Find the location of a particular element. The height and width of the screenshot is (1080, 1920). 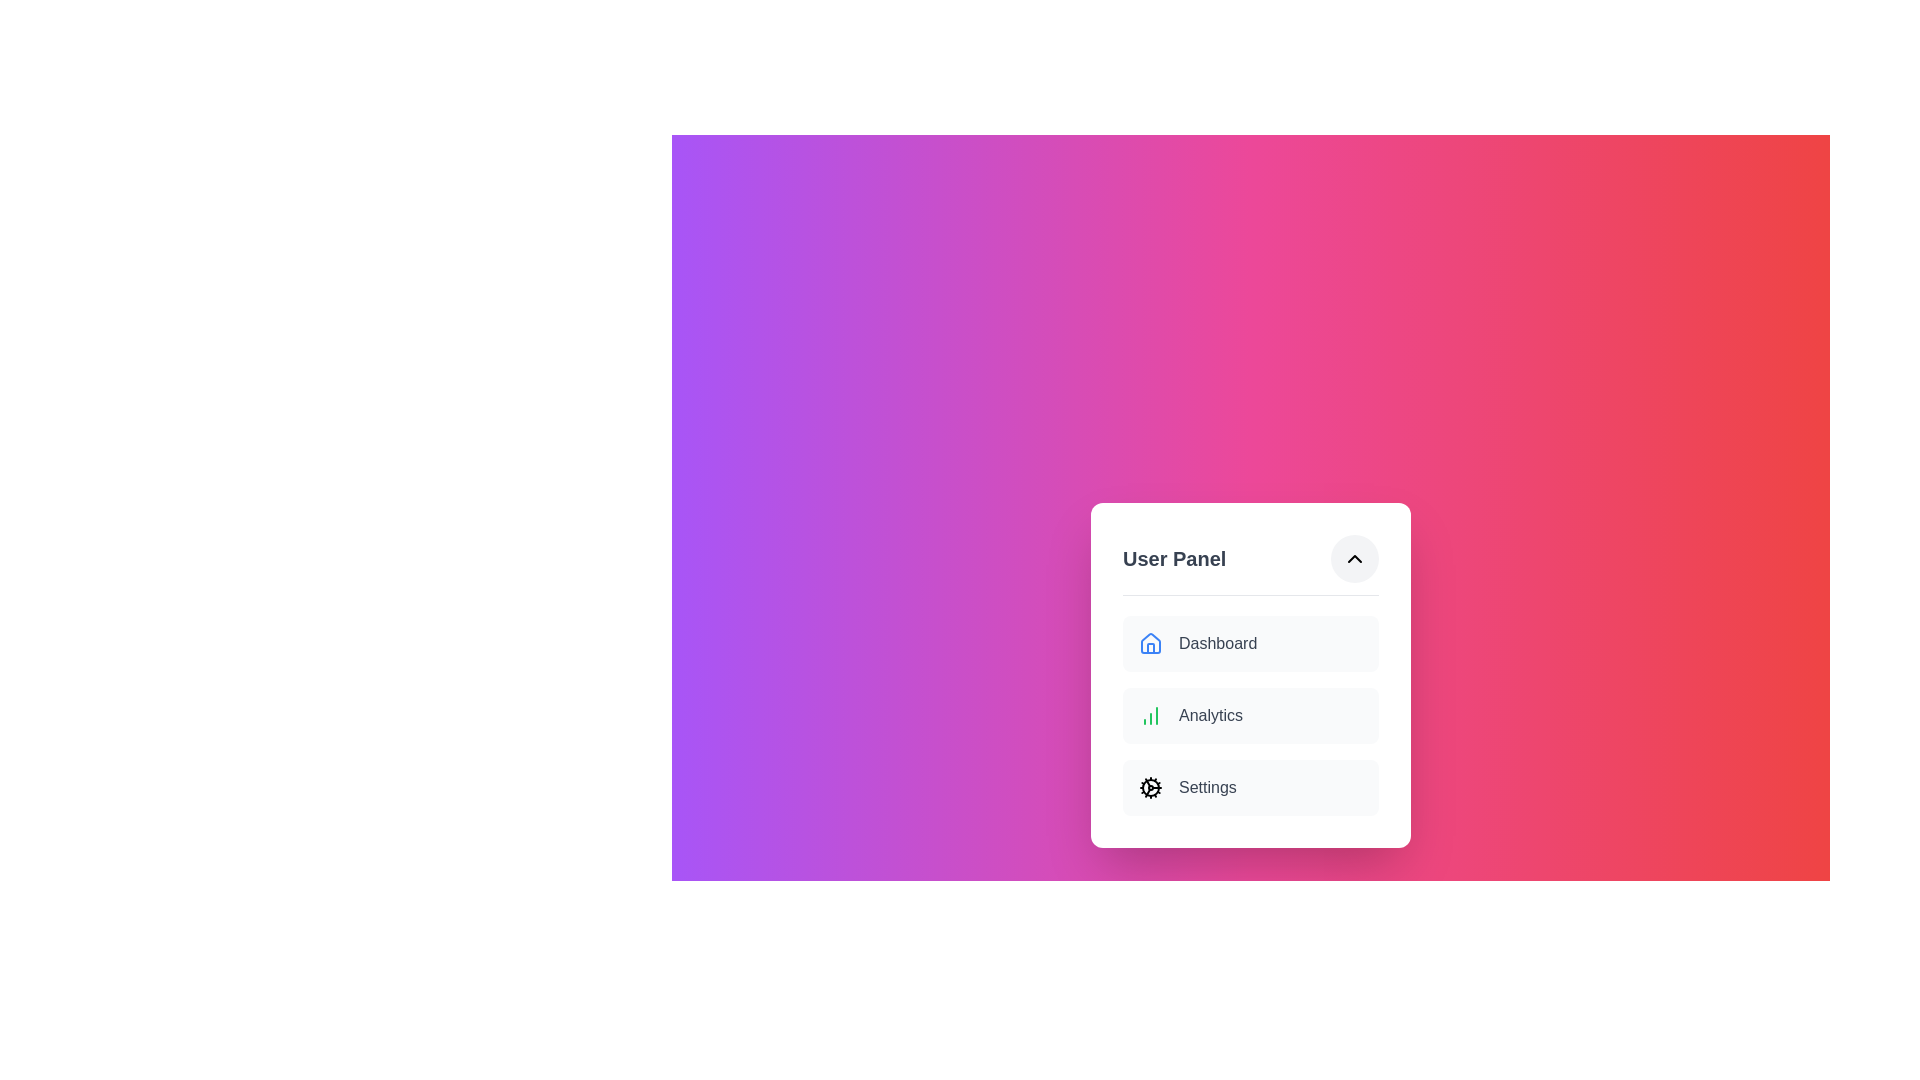

the text 'Analytics' in the menu is located at coordinates (1250, 714).